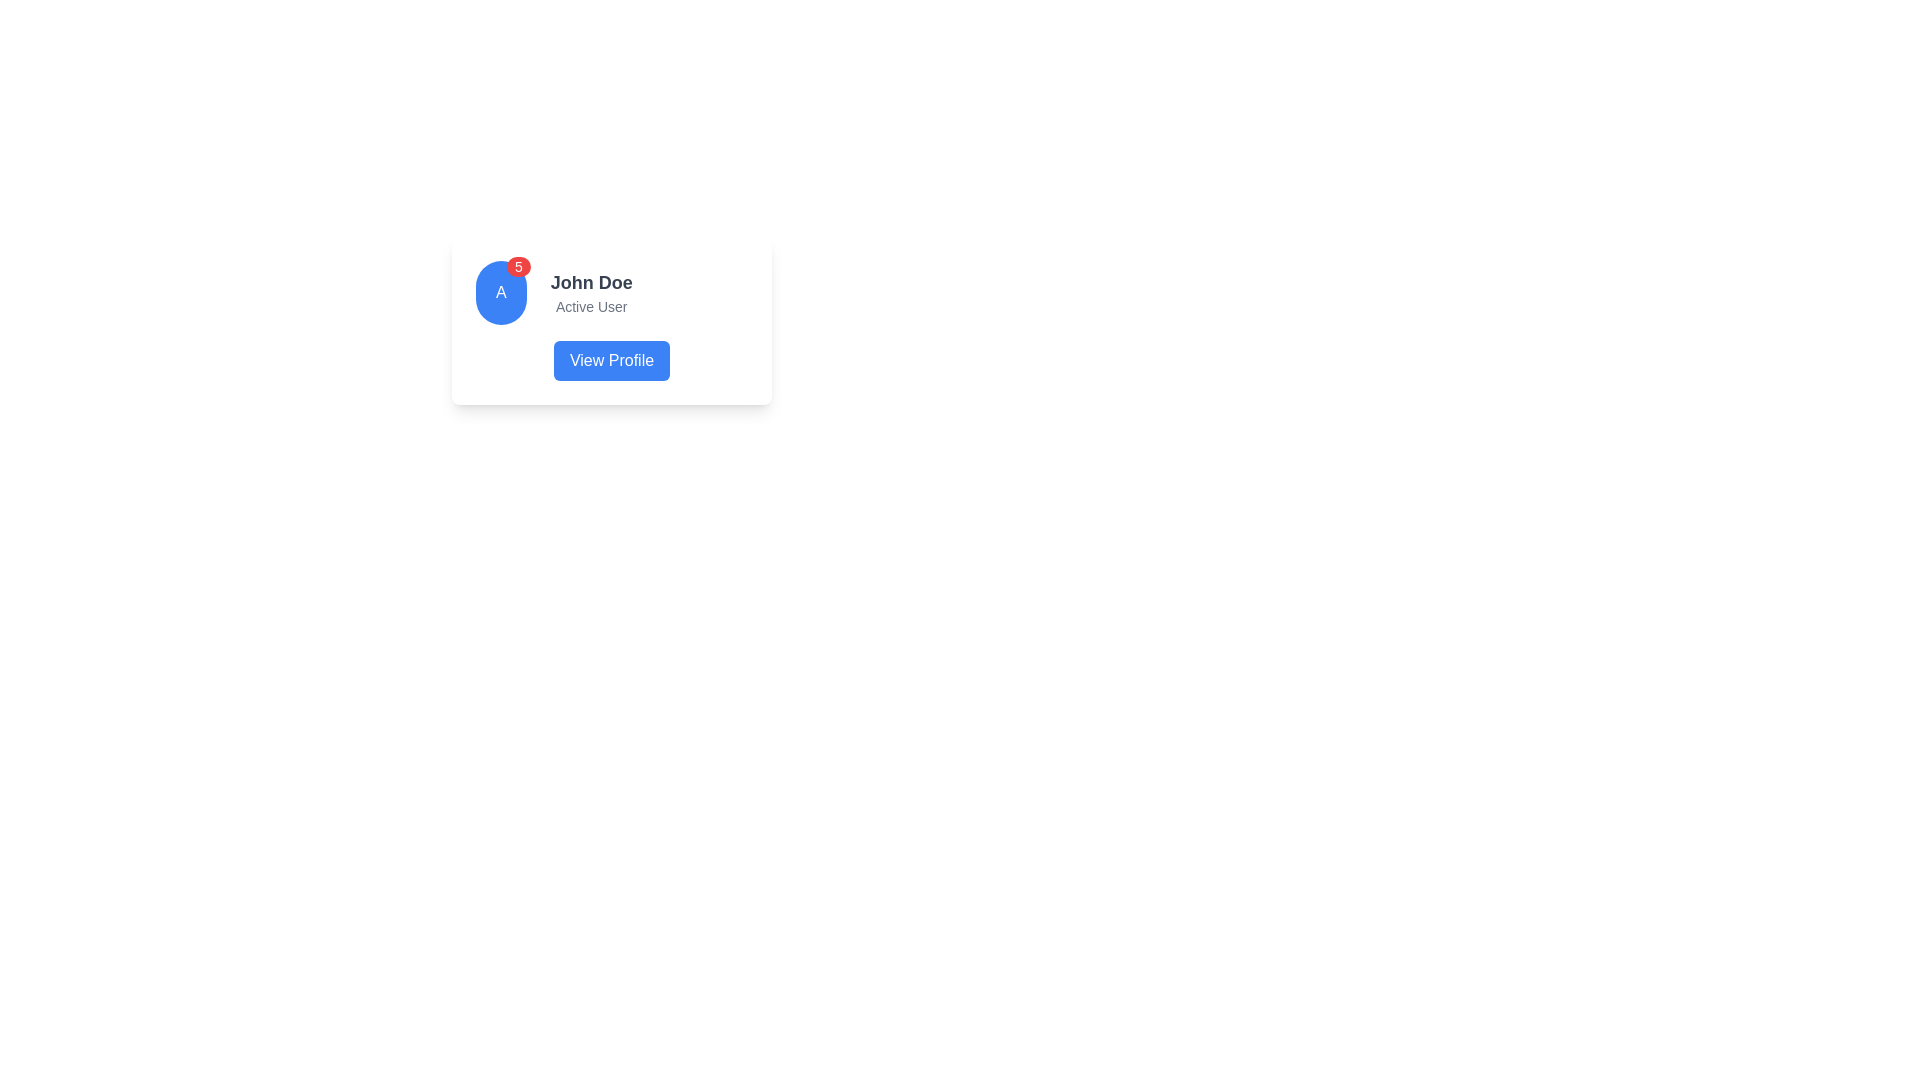 The width and height of the screenshot is (1920, 1080). What do you see at coordinates (518, 265) in the screenshot?
I see `the Notification Badge located in the top-right corner of the user profile card for 'John Doe', which displays unread messages or notifications` at bounding box center [518, 265].